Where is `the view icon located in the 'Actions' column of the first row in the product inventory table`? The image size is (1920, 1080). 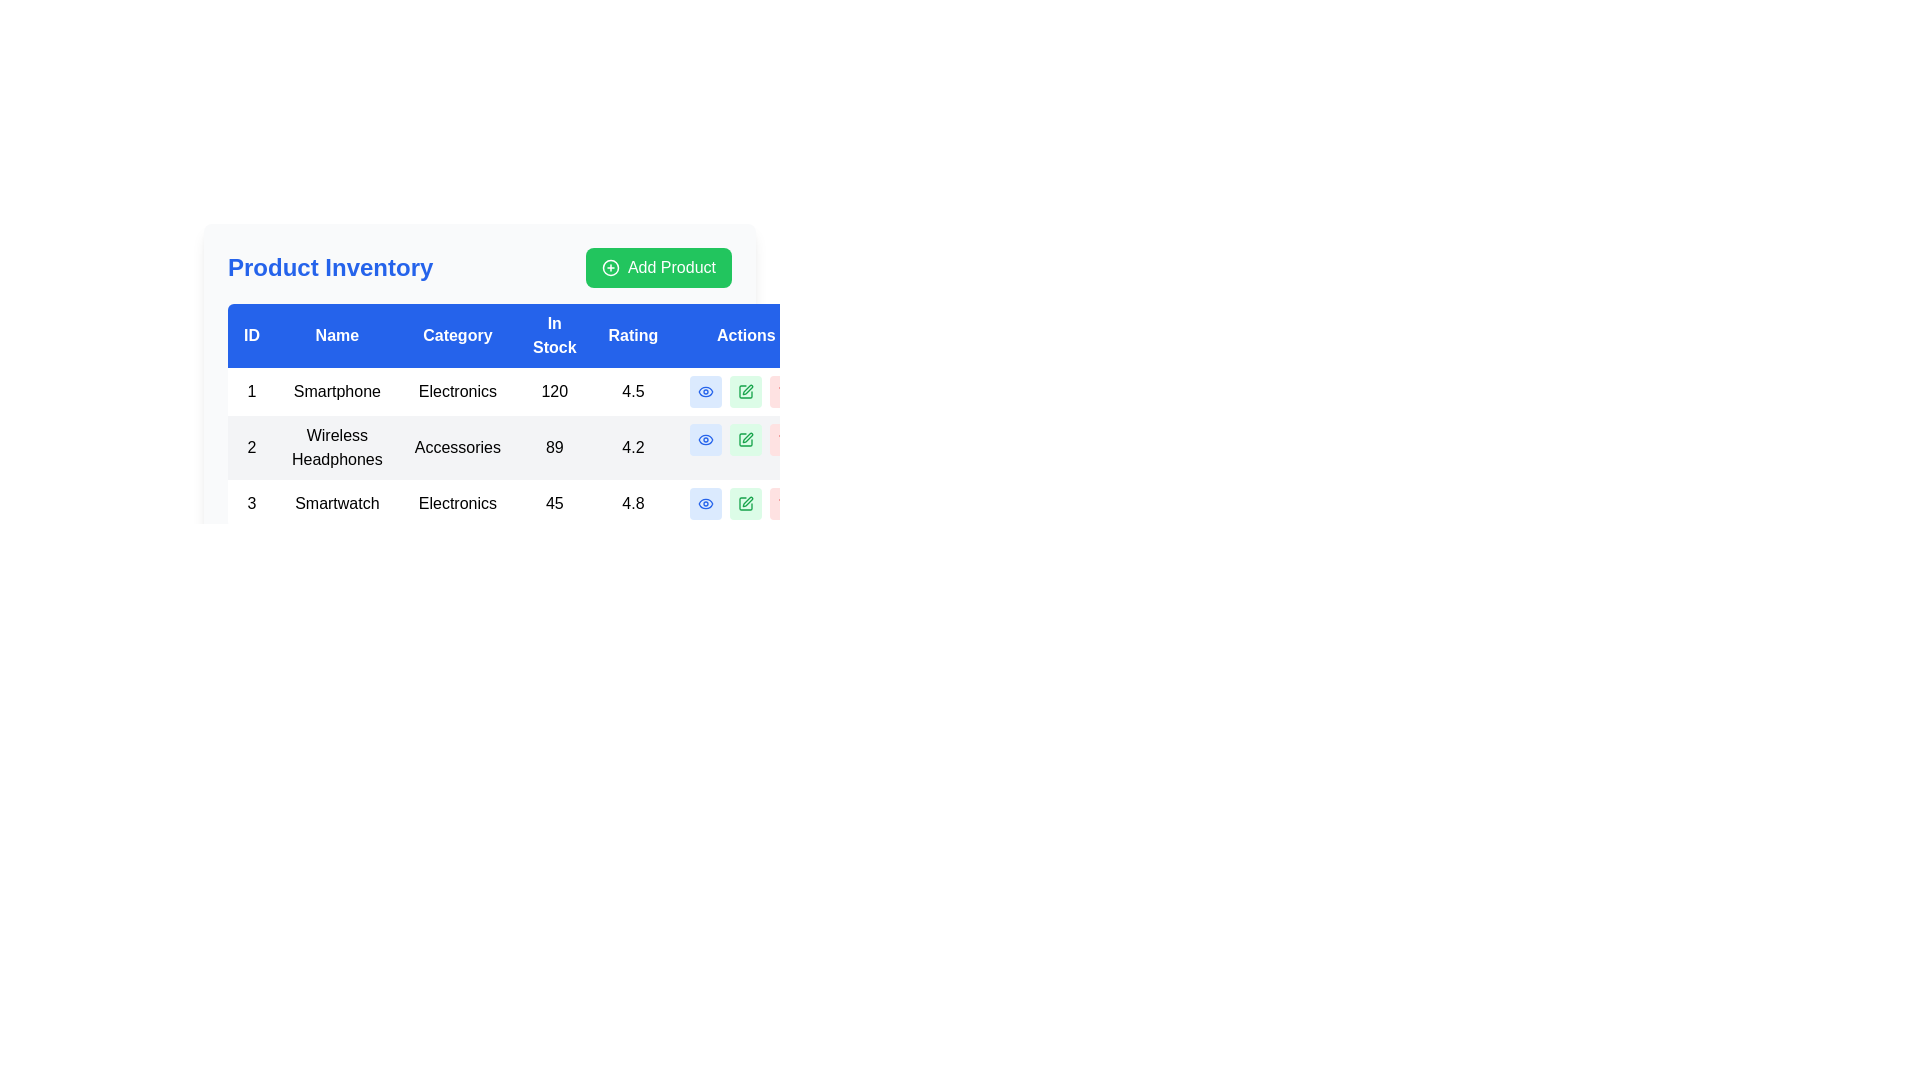 the view icon located in the 'Actions' column of the first row in the product inventory table is located at coordinates (705, 392).